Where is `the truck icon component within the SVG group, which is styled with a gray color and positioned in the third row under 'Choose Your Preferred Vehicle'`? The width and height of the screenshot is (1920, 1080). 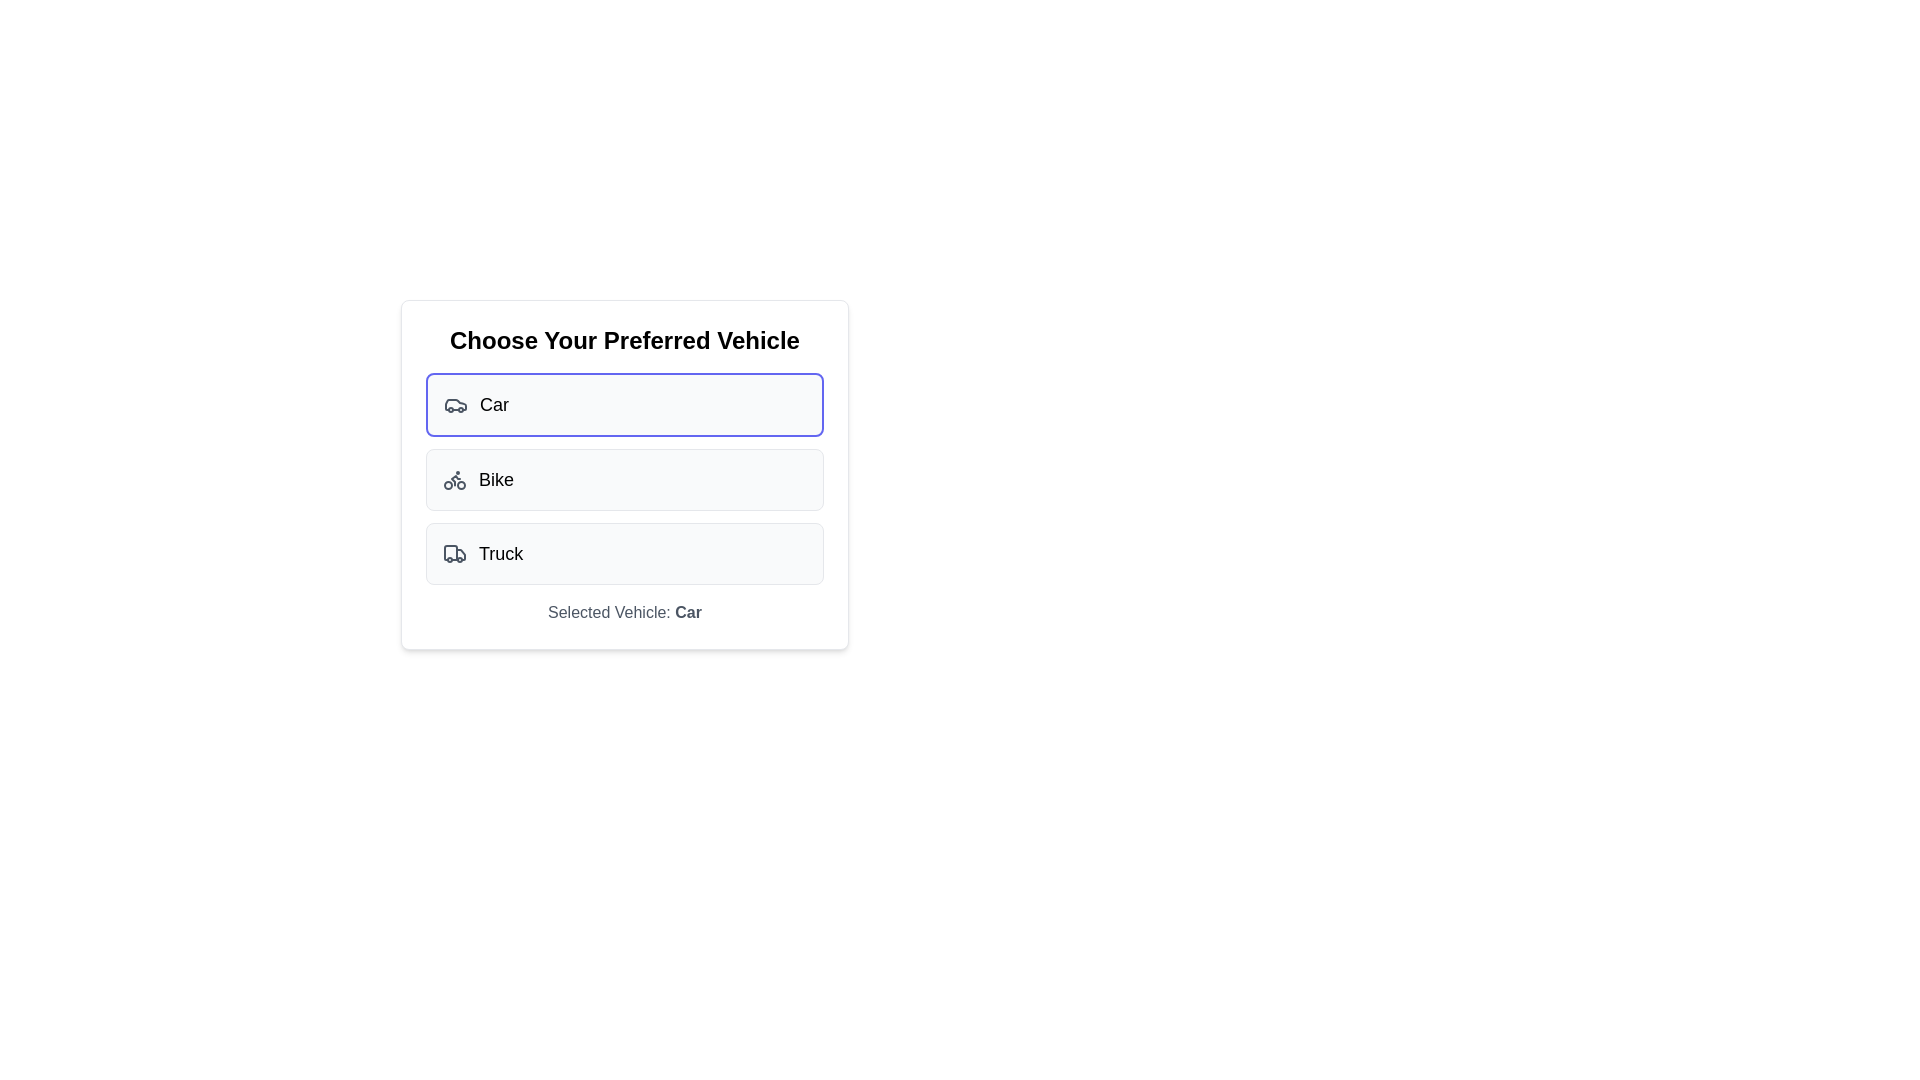 the truck icon component within the SVG group, which is styled with a gray color and positioned in the third row under 'Choose Your Preferred Vehicle' is located at coordinates (450, 552).